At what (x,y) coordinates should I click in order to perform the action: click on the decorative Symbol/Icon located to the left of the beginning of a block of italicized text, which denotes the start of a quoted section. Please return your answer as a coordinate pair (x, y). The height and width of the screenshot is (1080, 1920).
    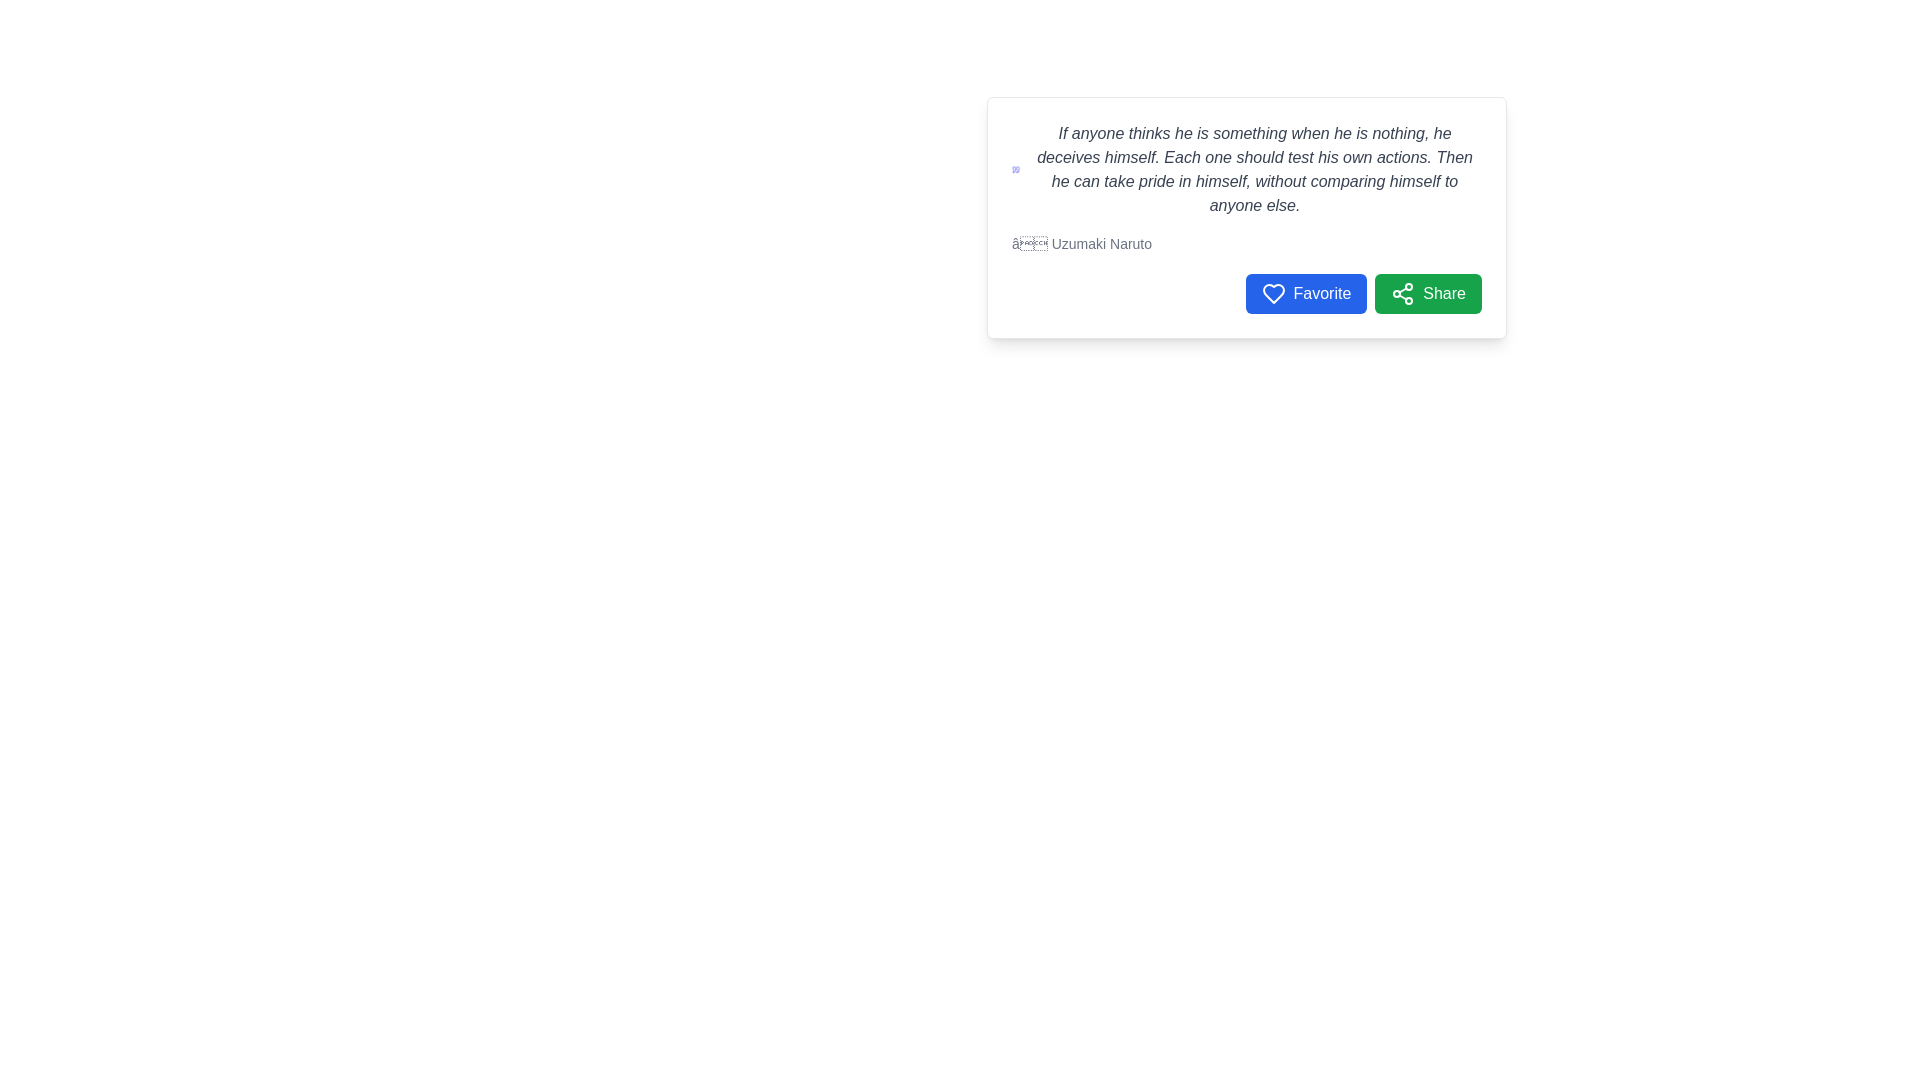
    Looking at the image, I should click on (1016, 168).